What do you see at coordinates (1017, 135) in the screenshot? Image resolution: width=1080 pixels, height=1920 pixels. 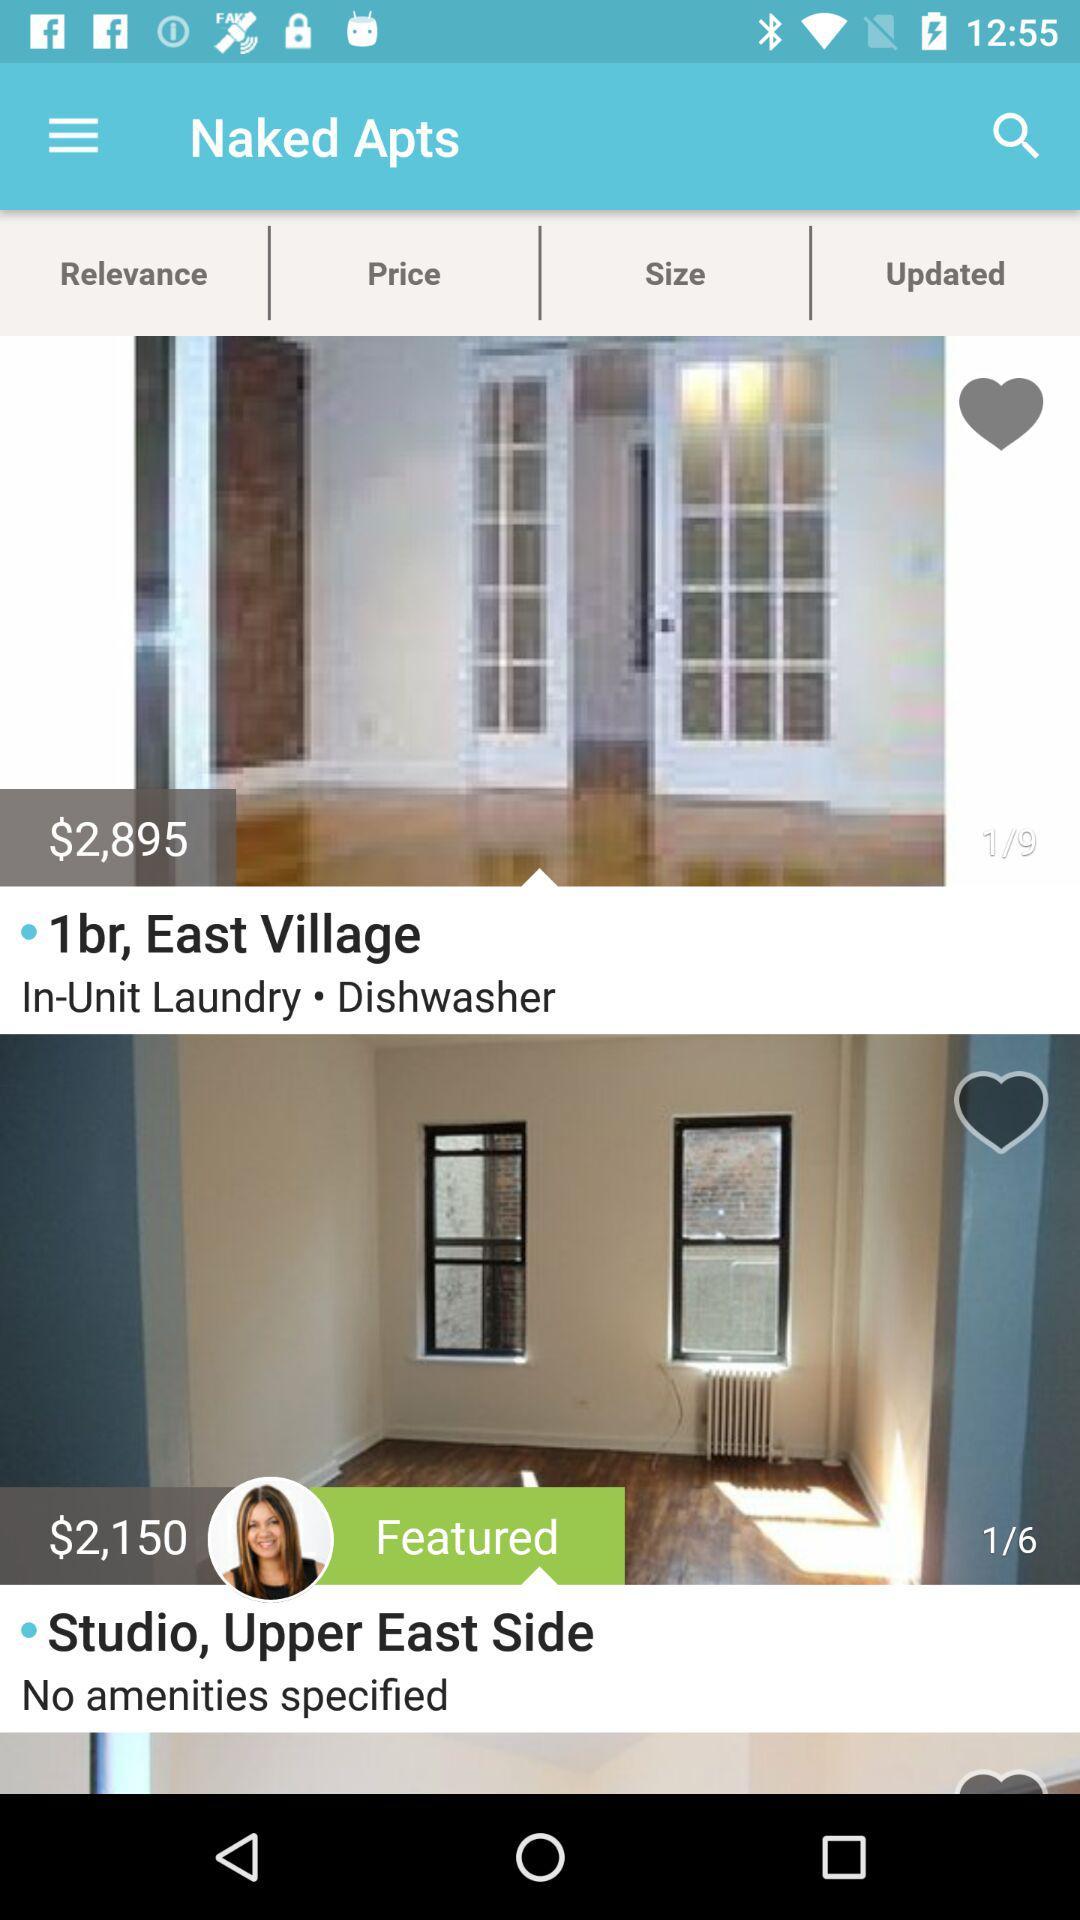 I see `the item above updated icon` at bounding box center [1017, 135].